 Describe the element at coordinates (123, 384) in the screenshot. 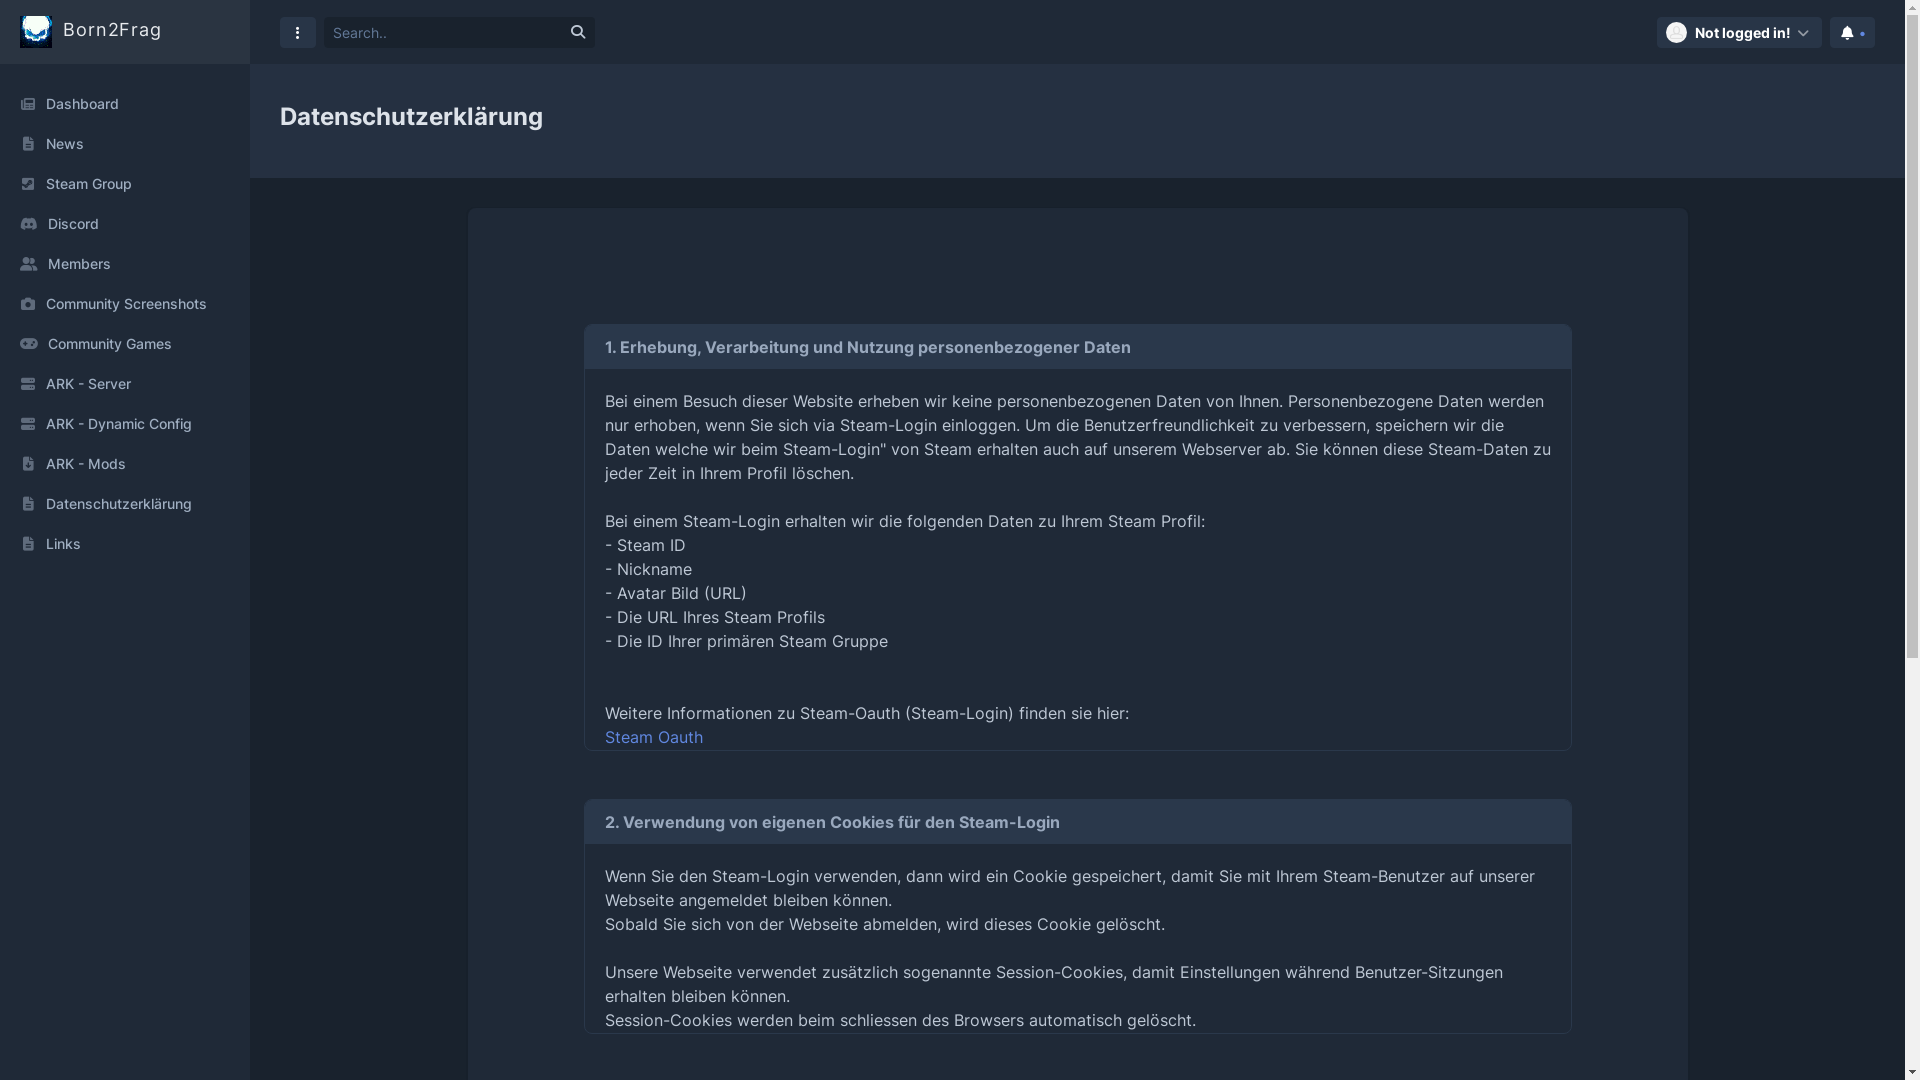

I see `'ARK - Server'` at that location.